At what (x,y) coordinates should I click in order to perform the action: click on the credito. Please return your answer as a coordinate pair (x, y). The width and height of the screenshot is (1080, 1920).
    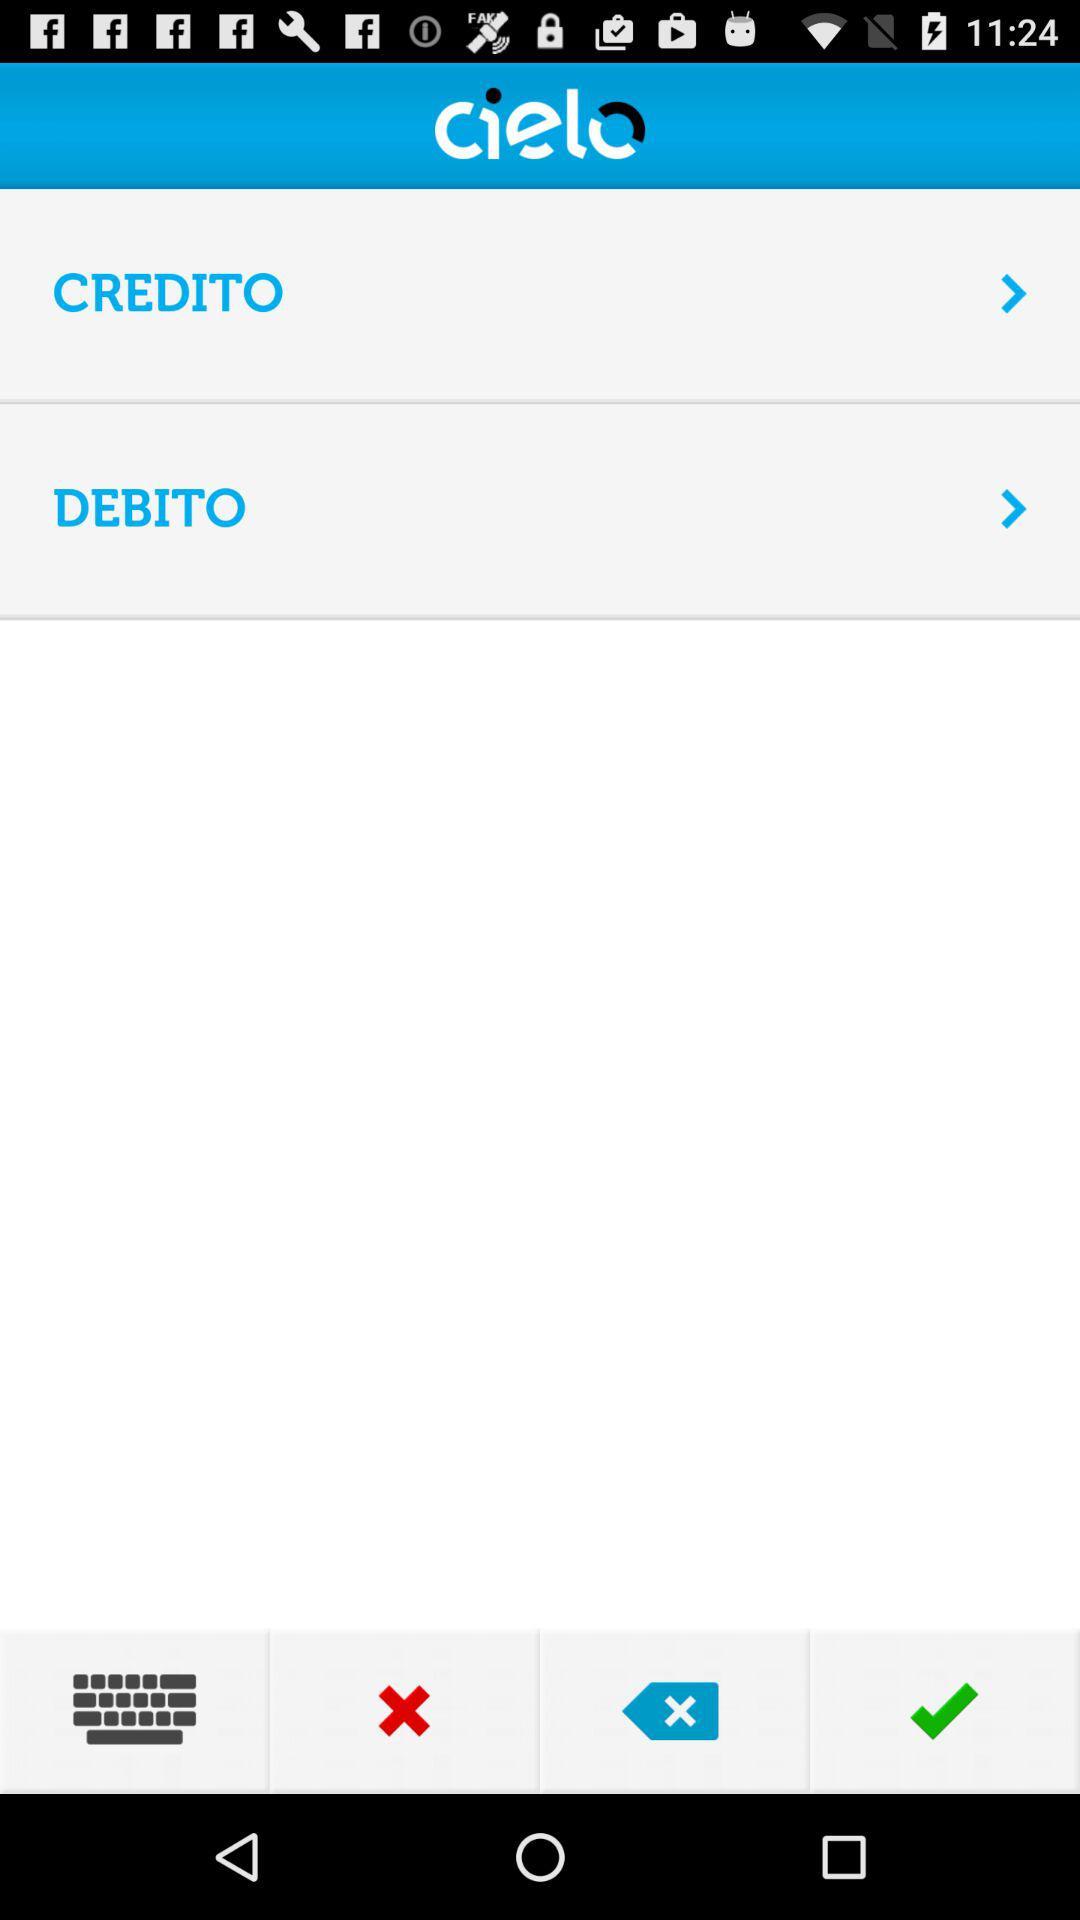
    Looking at the image, I should click on (512, 292).